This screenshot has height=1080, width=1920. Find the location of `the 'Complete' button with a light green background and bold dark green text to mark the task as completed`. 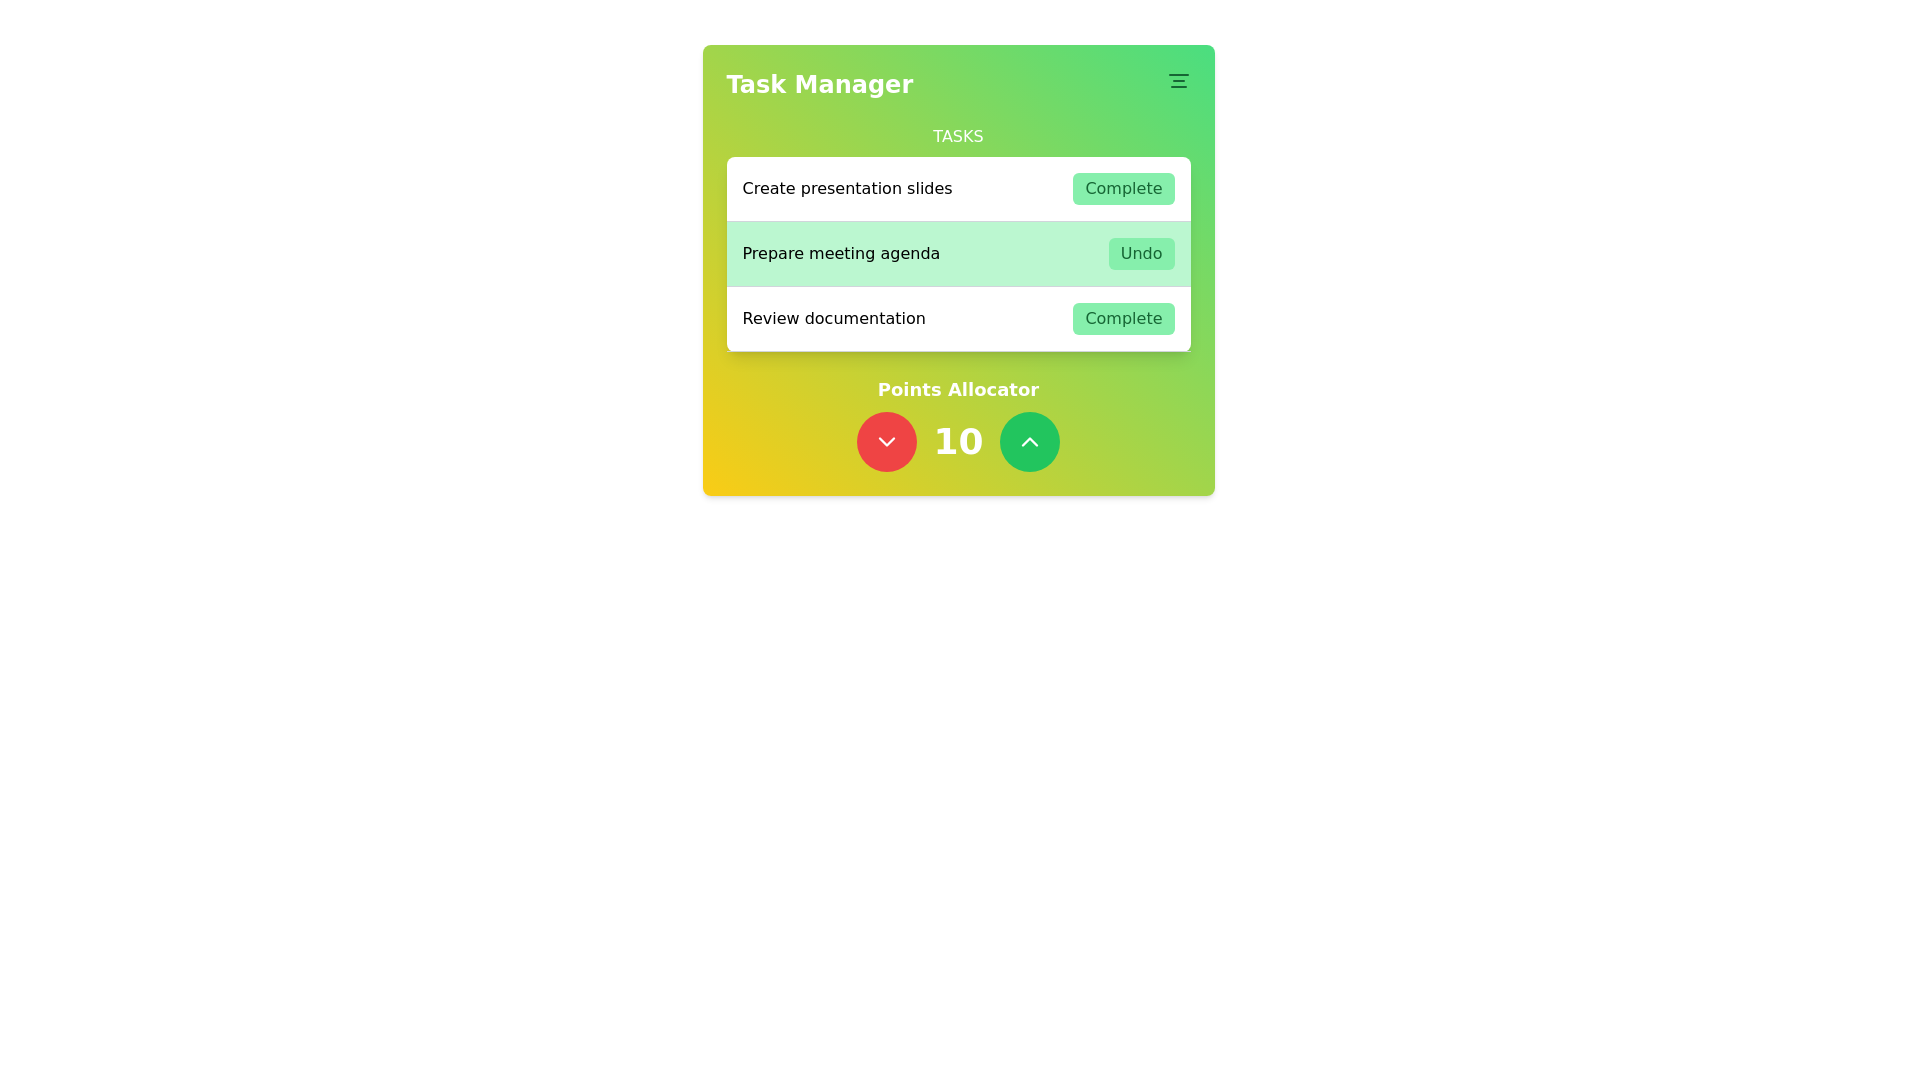

the 'Complete' button with a light green background and bold dark green text to mark the task as completed is located at coordinates (1123, 189).